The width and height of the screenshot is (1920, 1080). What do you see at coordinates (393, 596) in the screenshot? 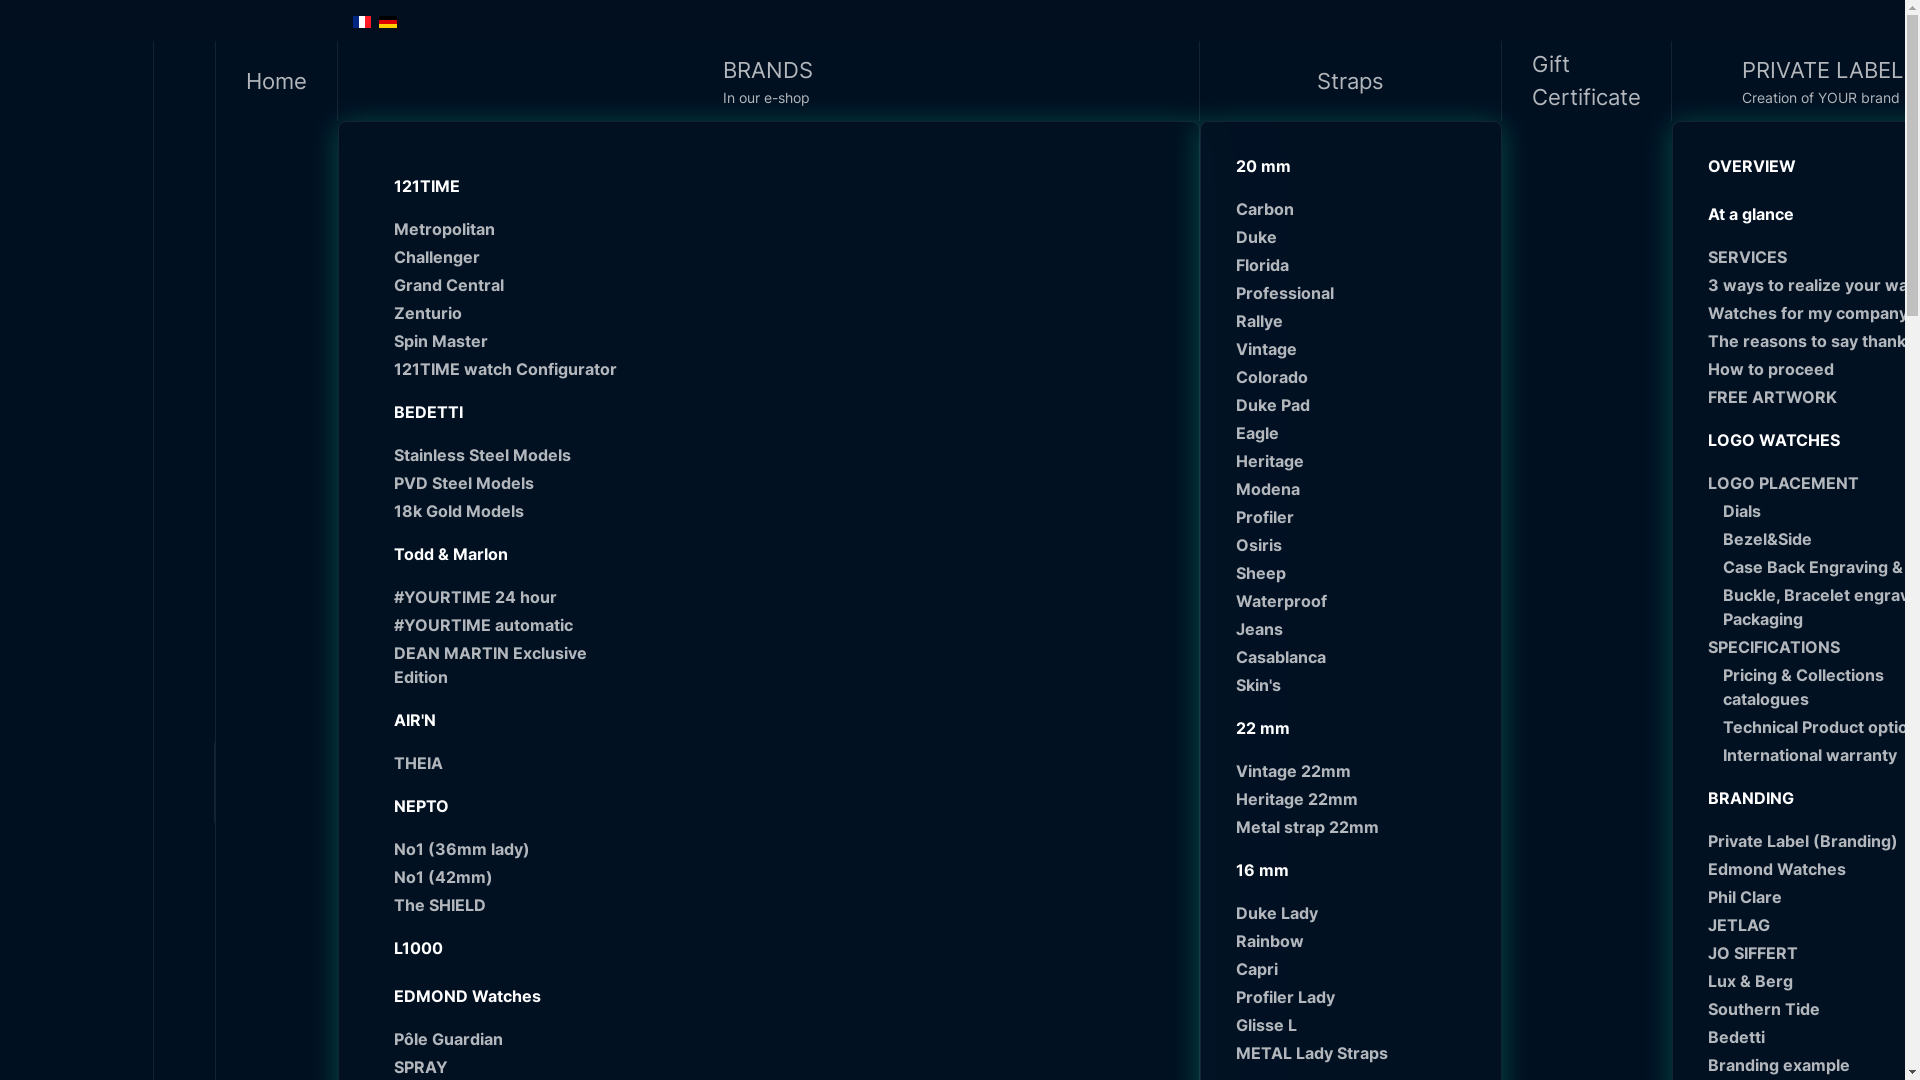
I see `'#YOURTIME 24 hour'` at bounding box center [393, 596].